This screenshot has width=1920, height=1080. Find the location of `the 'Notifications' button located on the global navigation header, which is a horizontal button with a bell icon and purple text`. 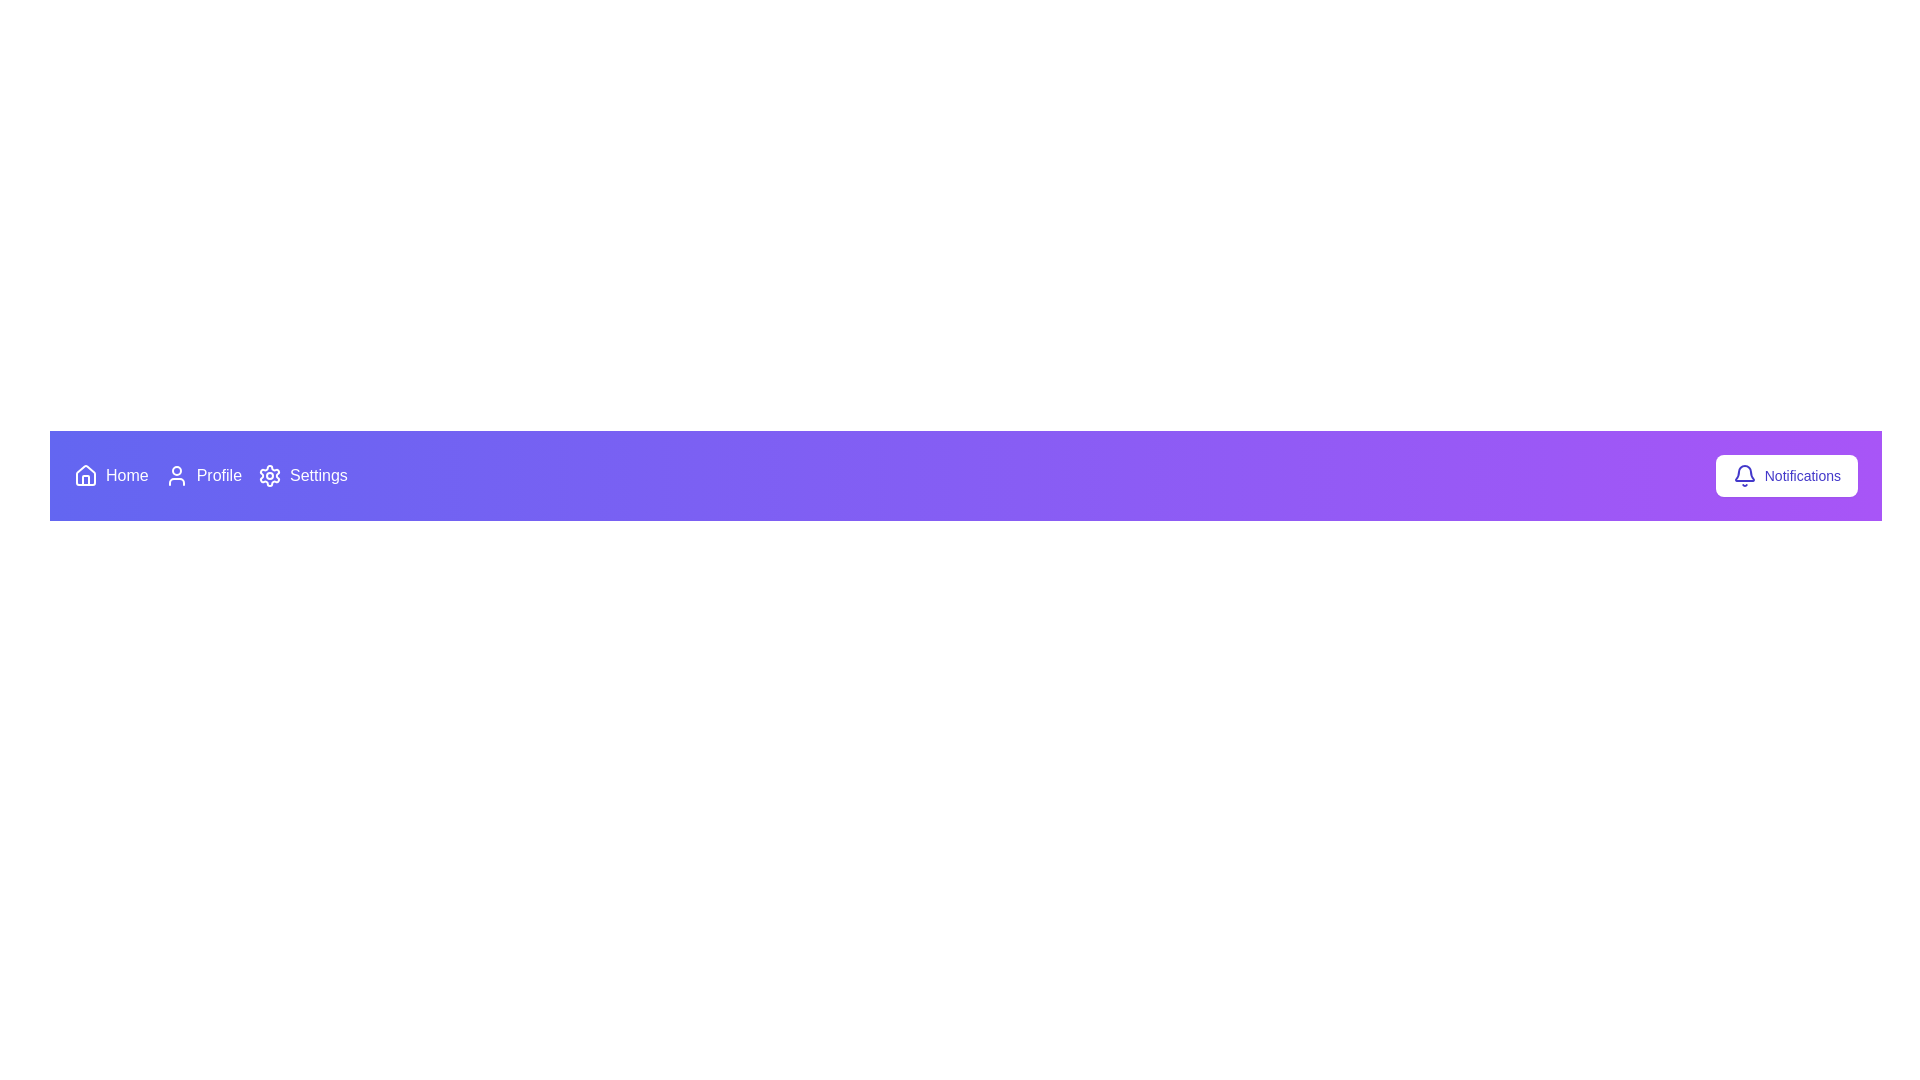

the 'Notifications' button located on the global navigation header, which is a horizontal button with a bell icon and purple text is located at coordinates (1786, 475).